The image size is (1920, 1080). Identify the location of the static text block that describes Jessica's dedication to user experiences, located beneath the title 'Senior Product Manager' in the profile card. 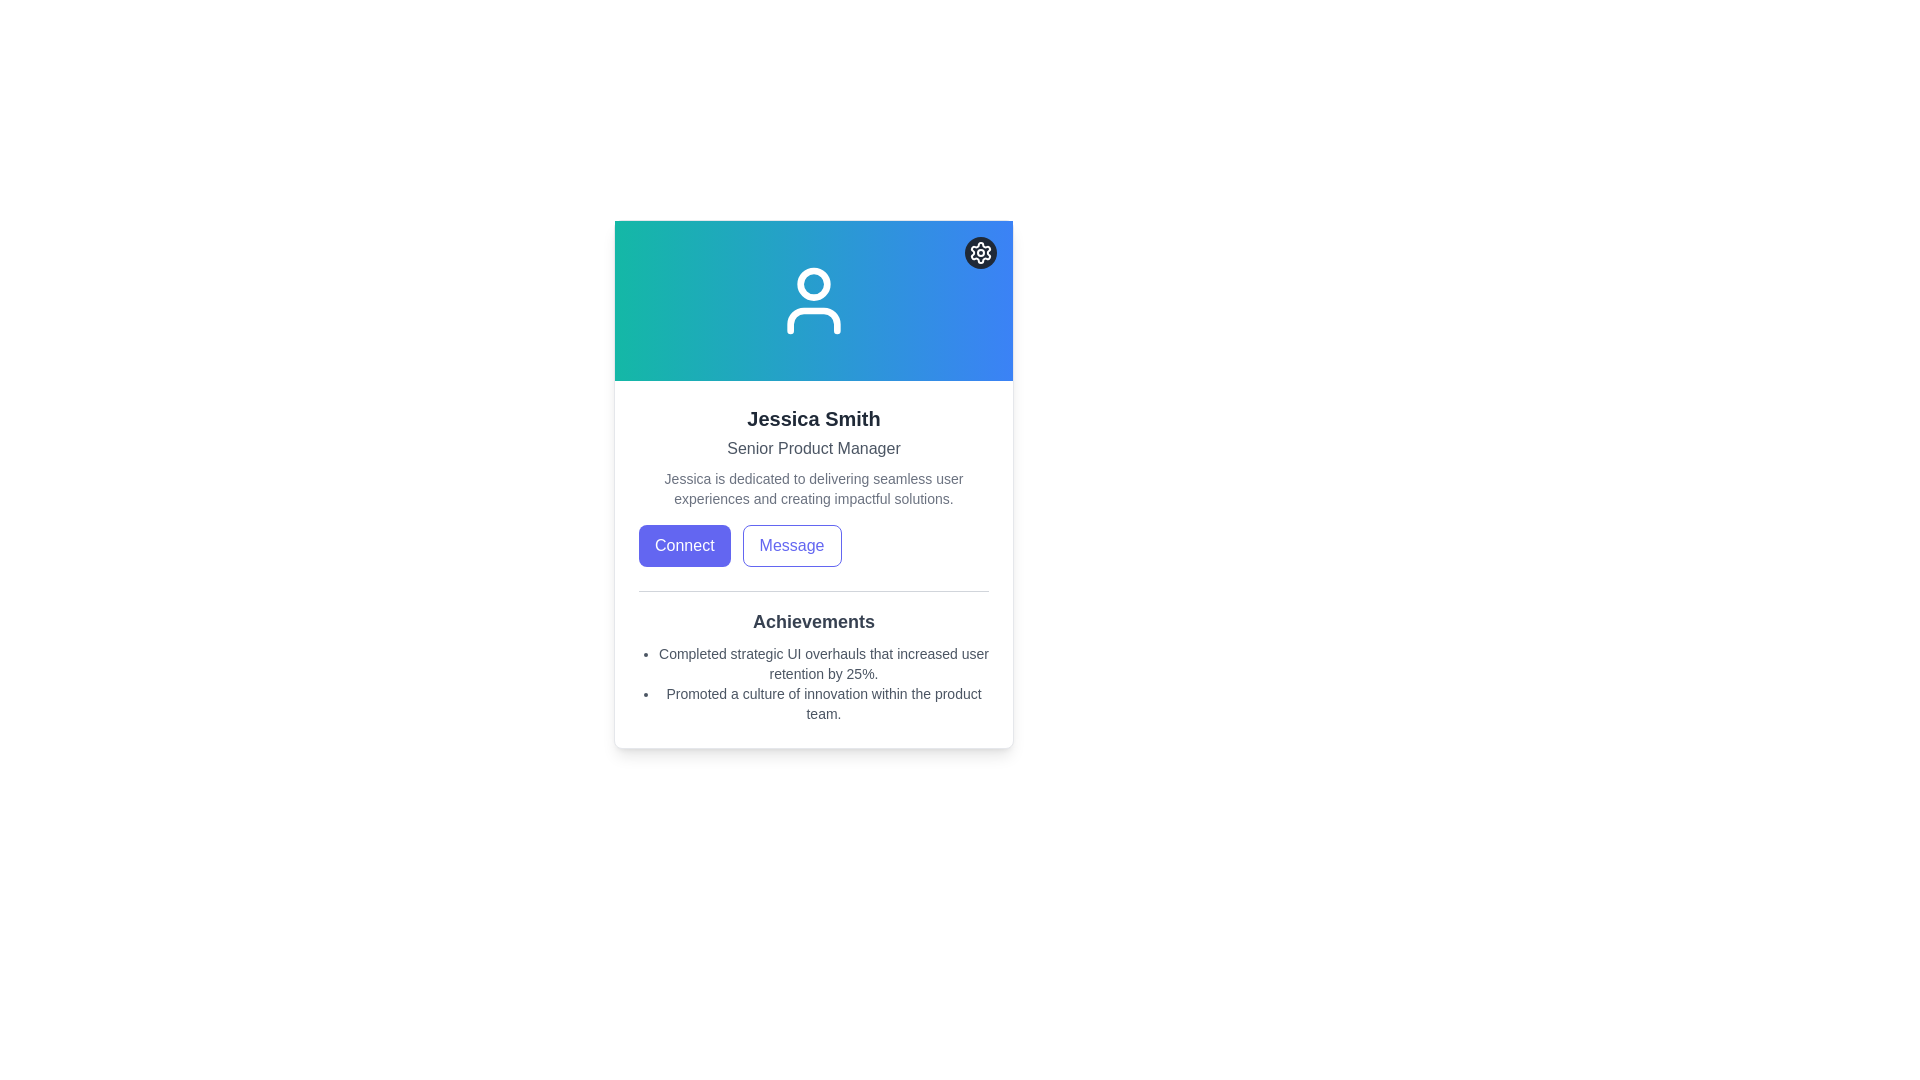
(814, 489).